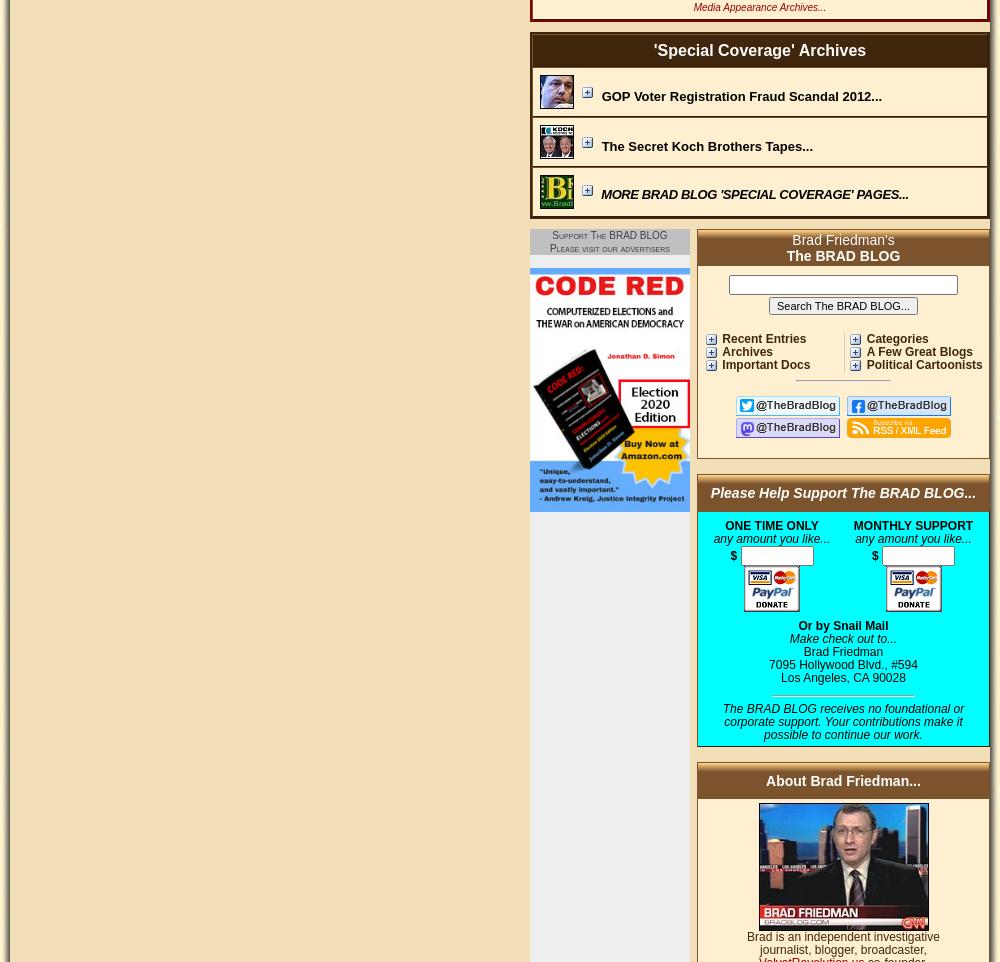 The width and height of the screenshot is (1000, 962). What do you see at coordinates (692, 6) in the screenshot?
I see `'Media Appearance Archives...'` at bounding box center [692, 6].